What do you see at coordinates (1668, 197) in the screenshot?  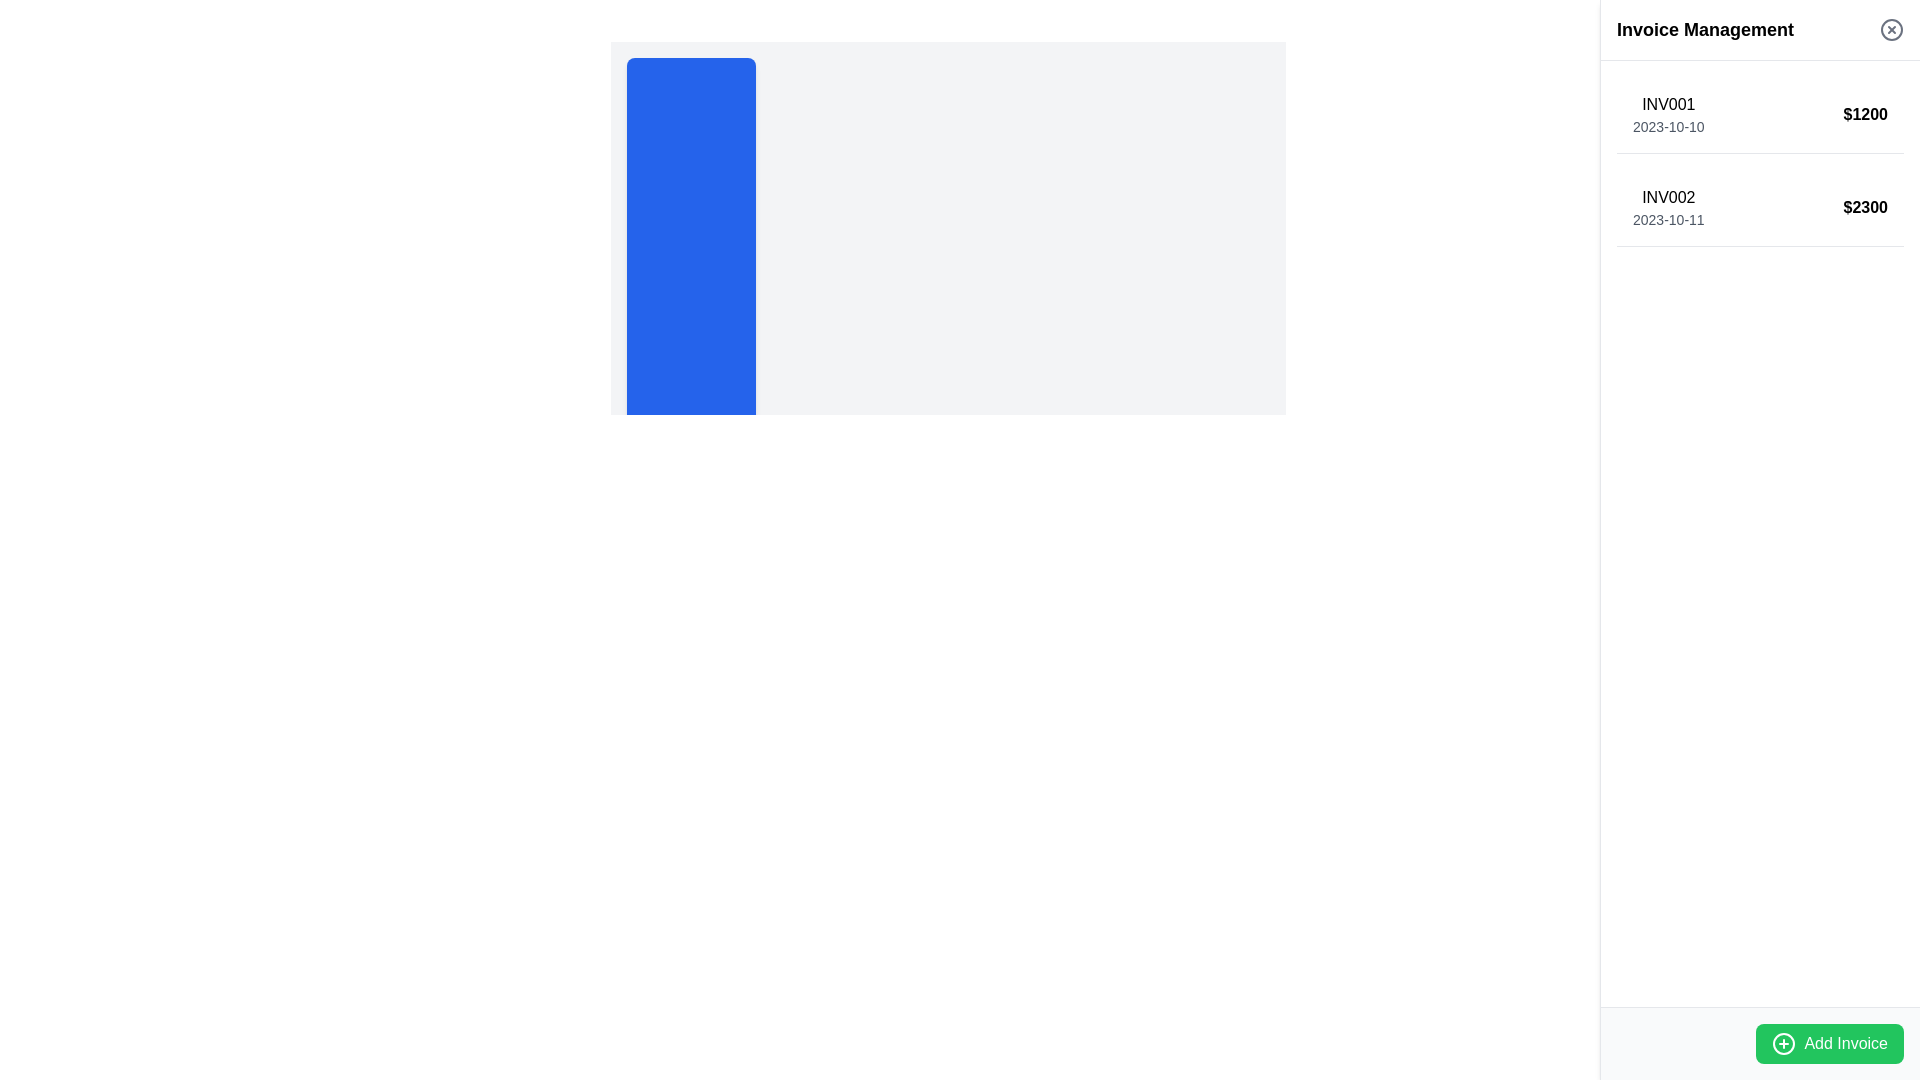 I see `the static text element that identifies a specific invoice entry in the 'Invoice Management' list` at bounding box center [1668, 197].